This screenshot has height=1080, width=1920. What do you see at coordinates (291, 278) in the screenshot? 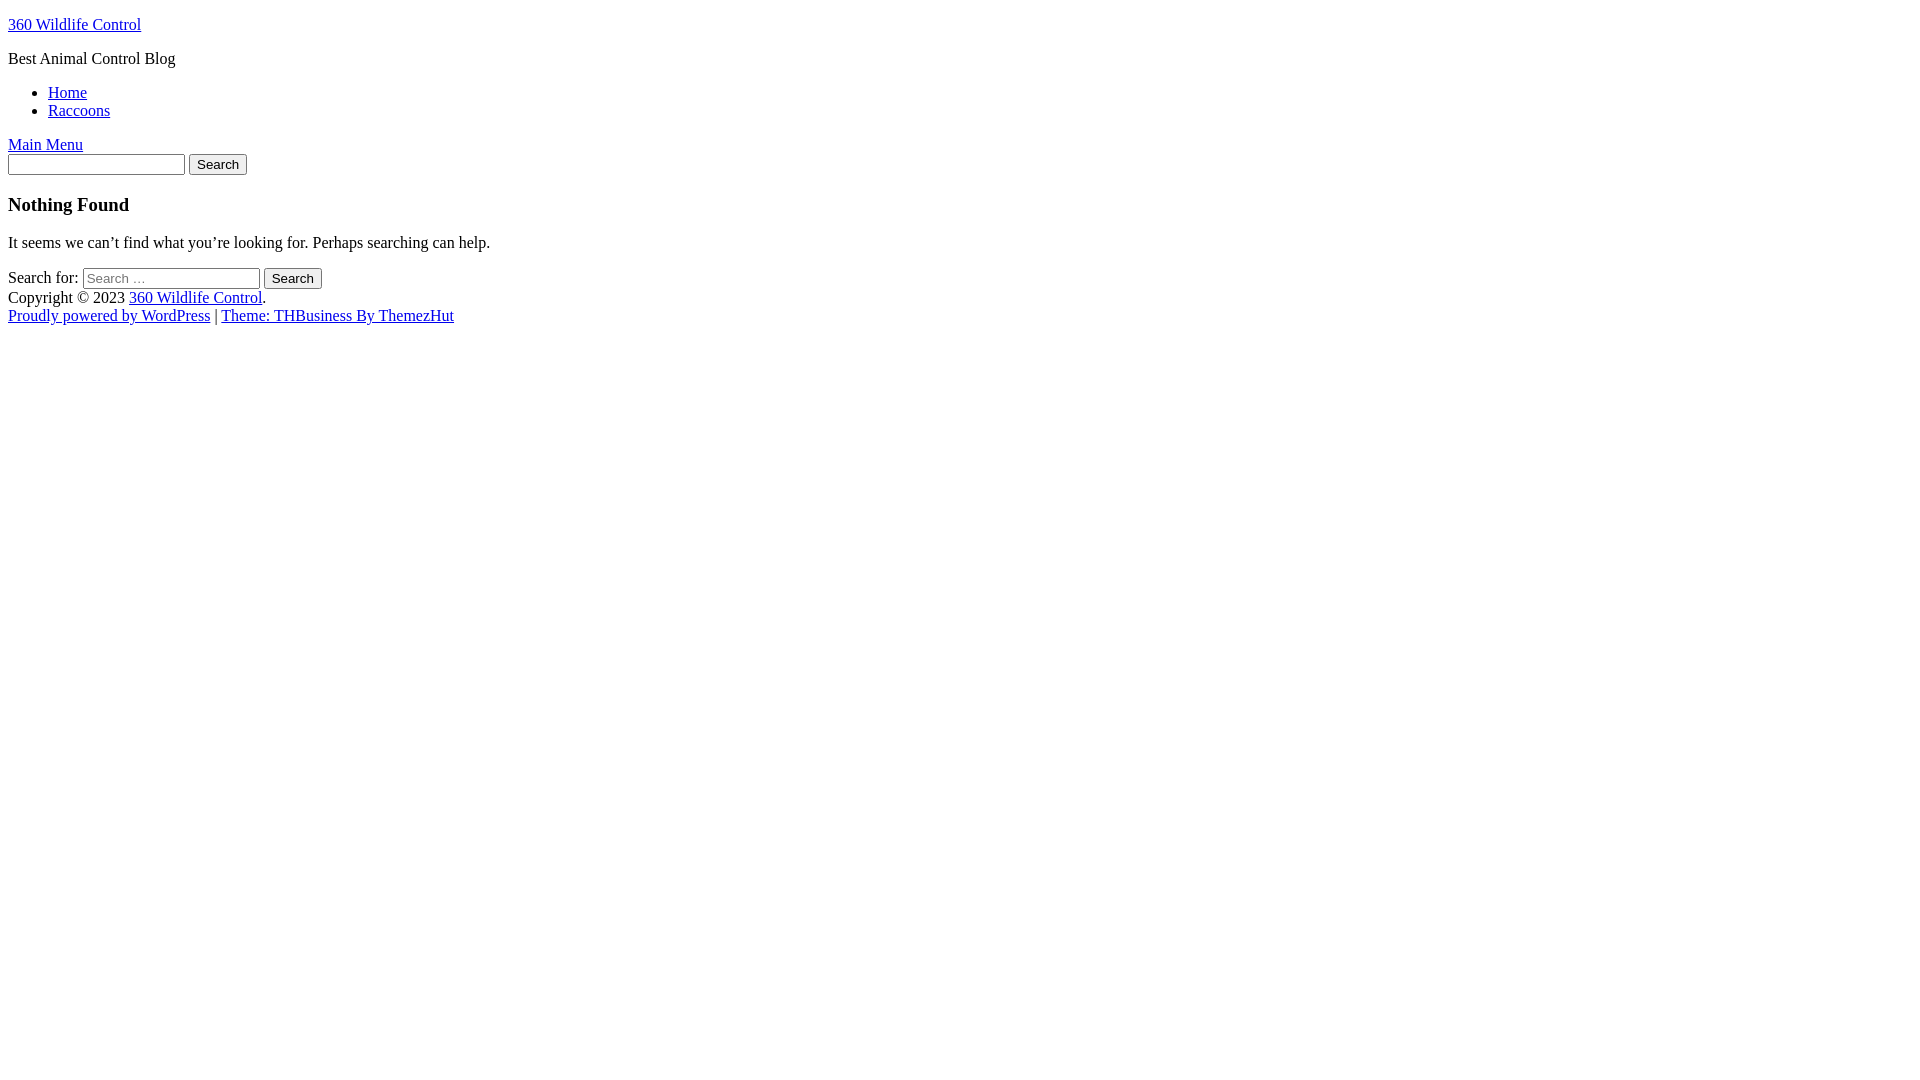
I see `'Search'` at bounding box center [291, 278].